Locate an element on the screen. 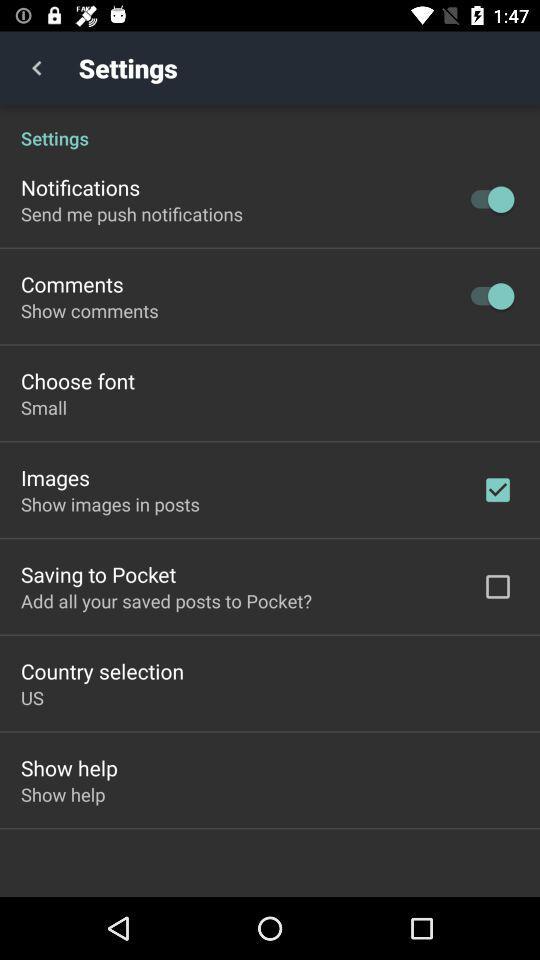  the add all your item is located at coordinates (165, 600).